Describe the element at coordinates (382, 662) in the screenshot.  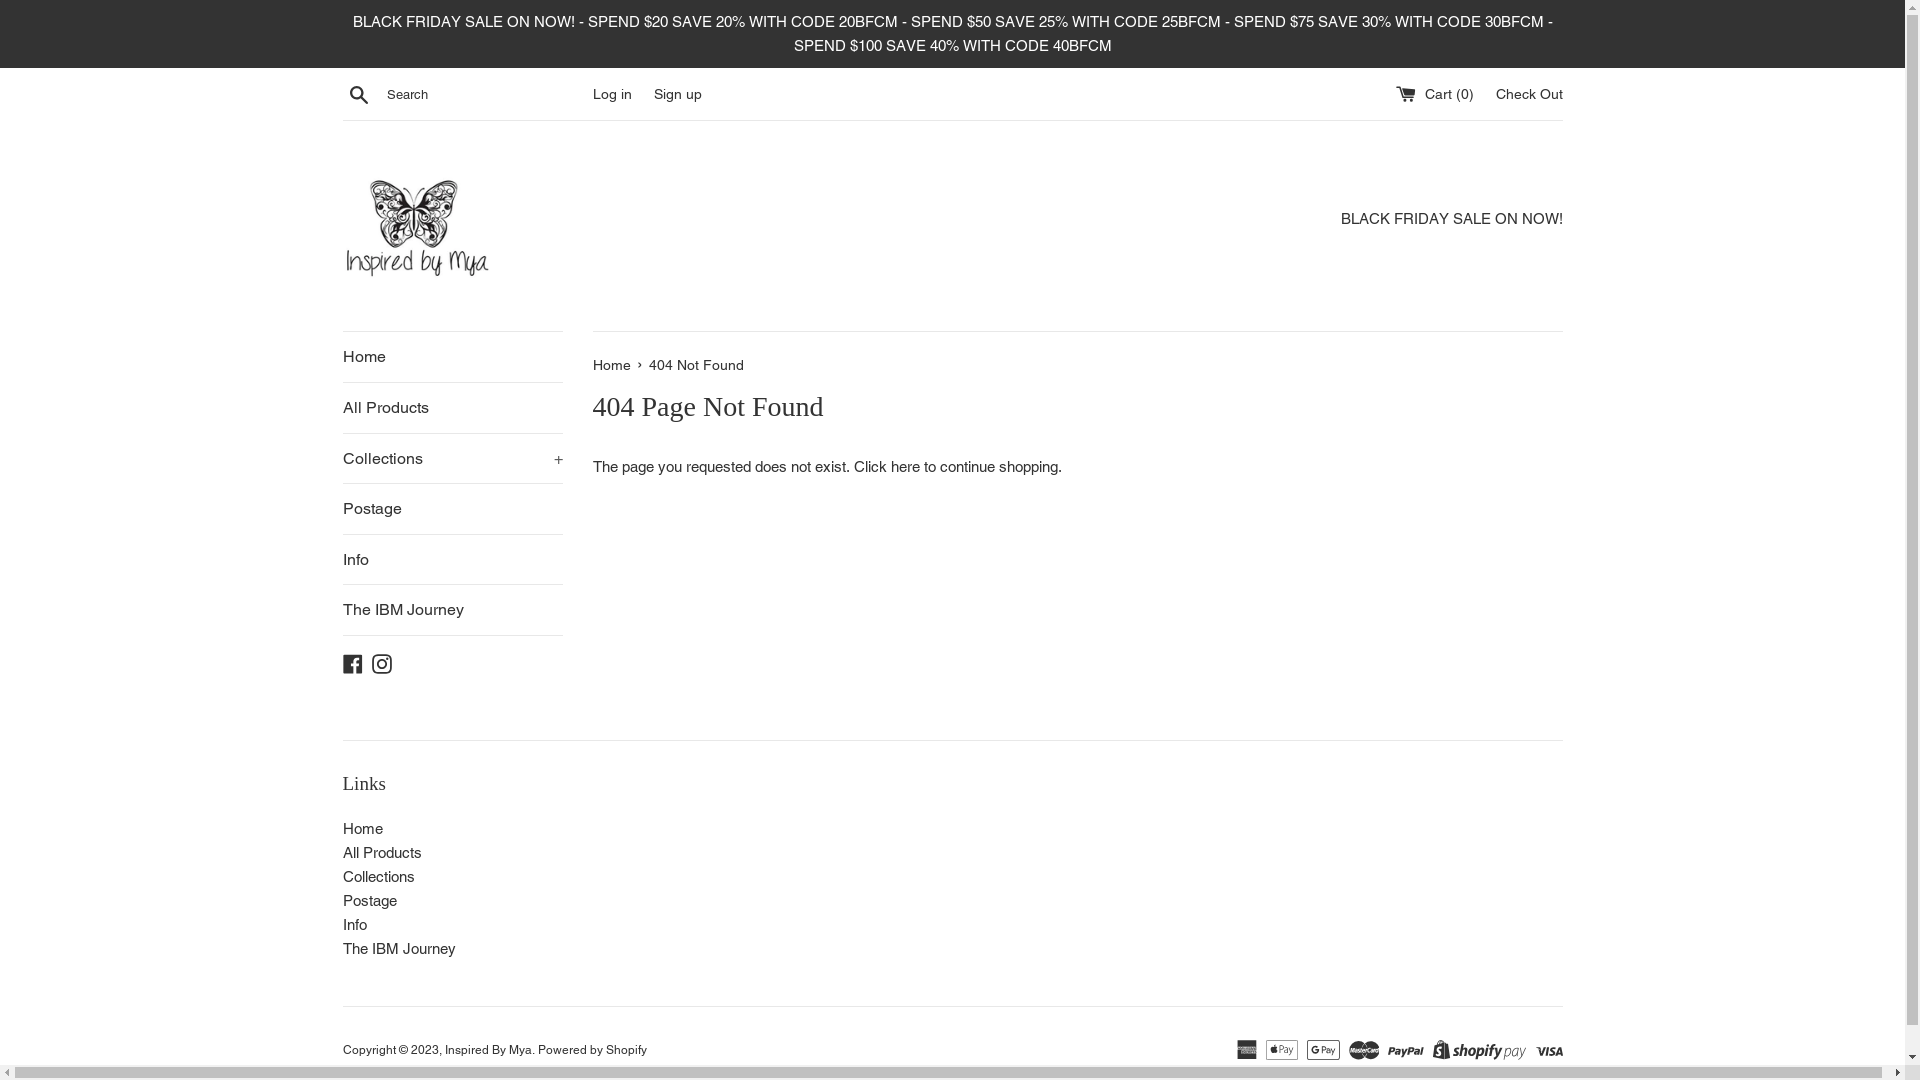
I see `'Instagram'` at that location.